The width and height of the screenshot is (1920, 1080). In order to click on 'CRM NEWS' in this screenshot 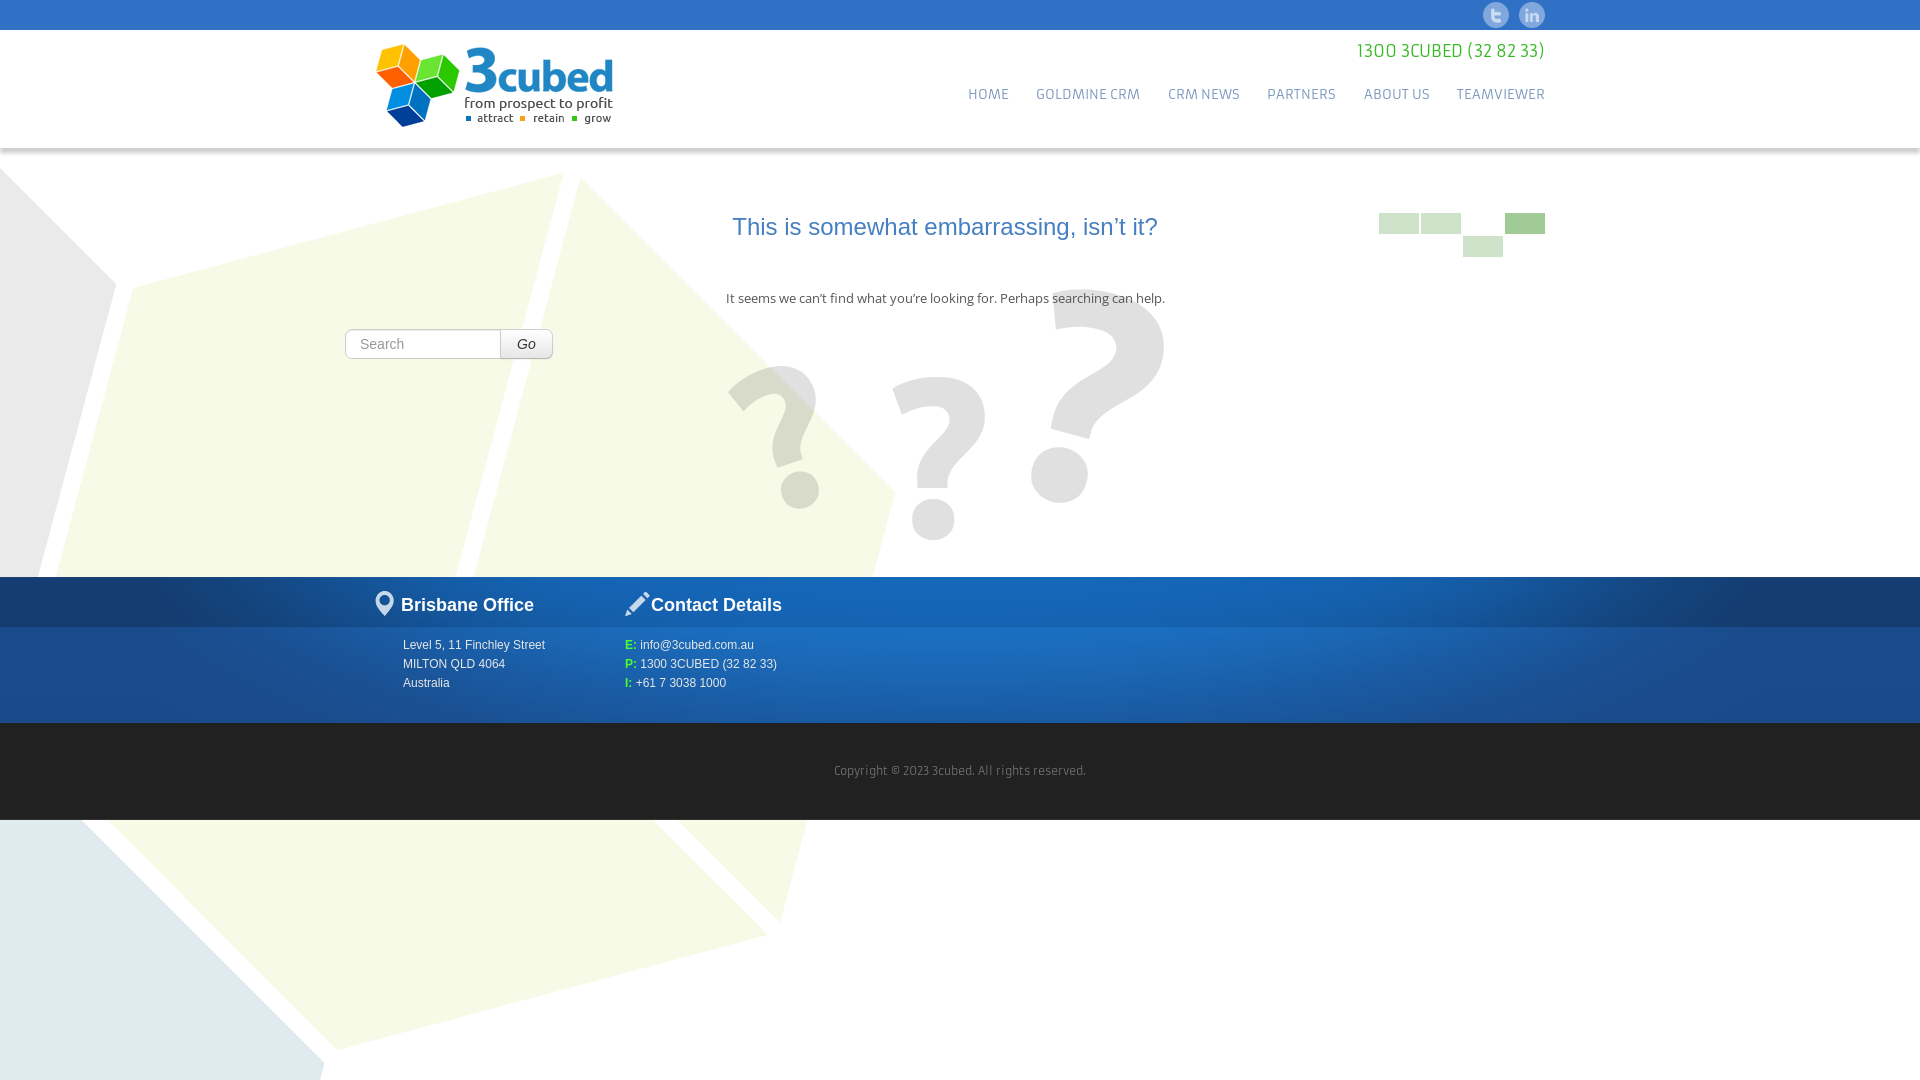, I will do `click(1203, 95)`.